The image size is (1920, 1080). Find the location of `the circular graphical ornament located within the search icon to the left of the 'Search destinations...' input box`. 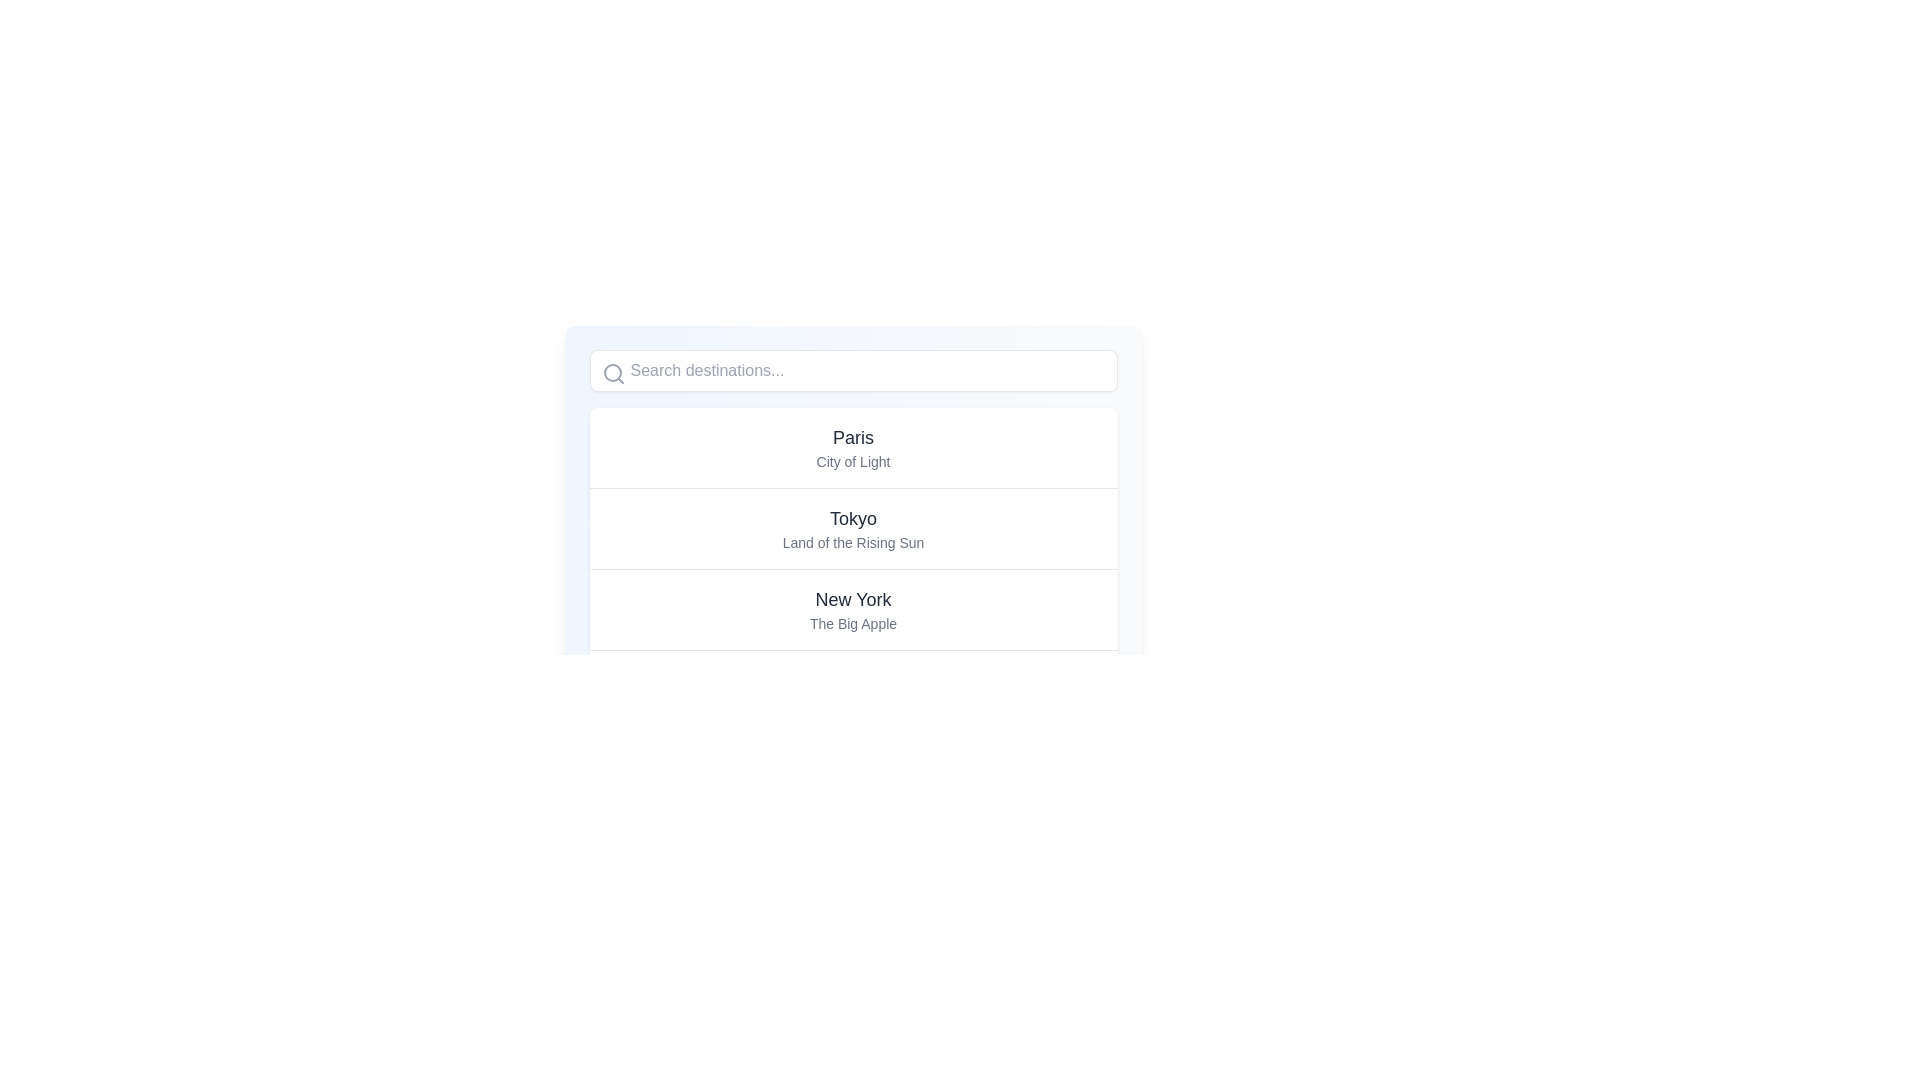

the circular graphical ornament located within the search icon to the left of the 'Search destinations...' input box is located at coordinates (611, 373).